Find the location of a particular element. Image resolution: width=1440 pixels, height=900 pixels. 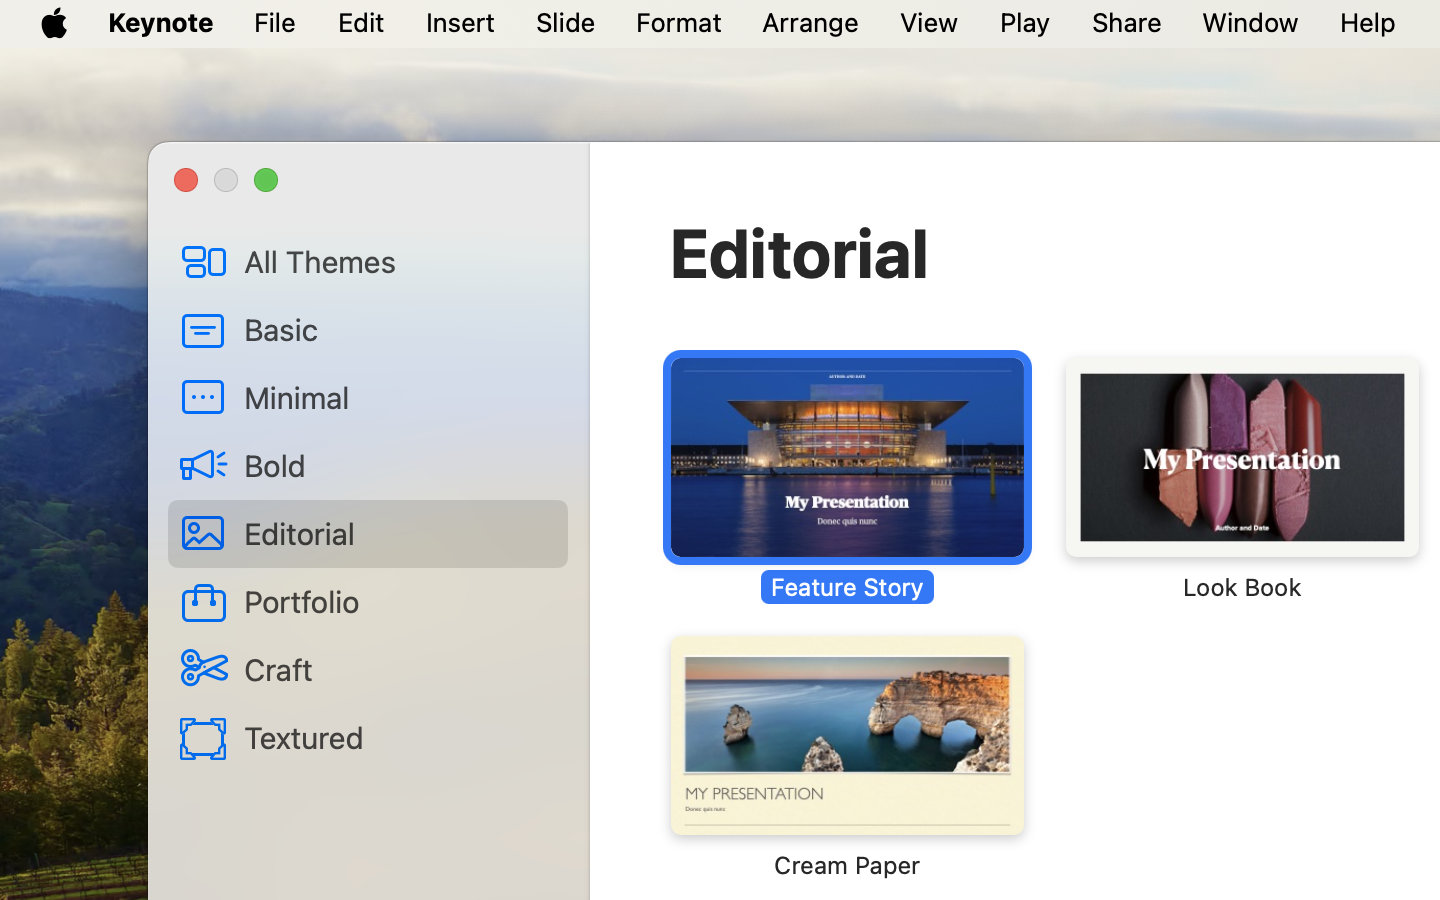

'Basic' is located at coordinates (397, 328).